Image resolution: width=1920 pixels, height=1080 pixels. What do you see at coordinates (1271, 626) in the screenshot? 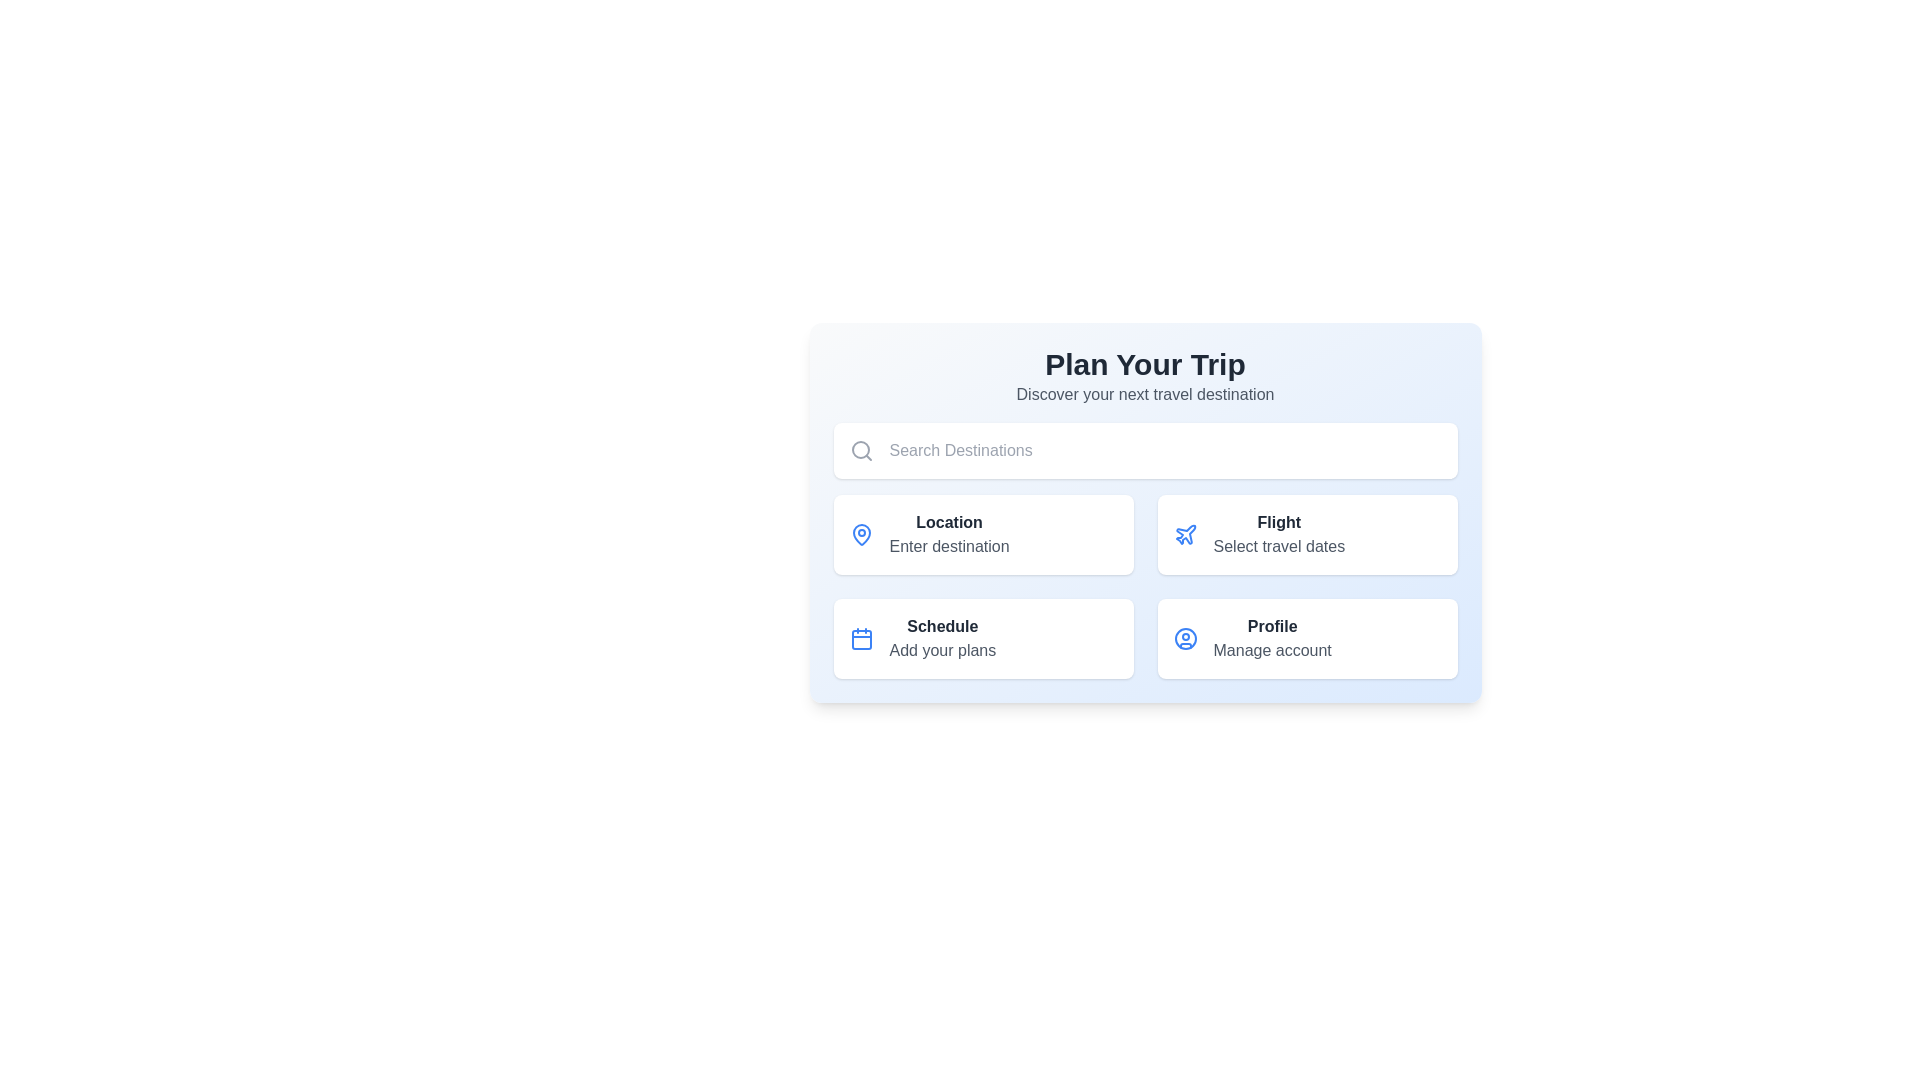
I see `the Text label that indicates the user's profile information or settings, positioned above the 'Manage account' text in the lower right quadrant of the main interface` at bounding box center [1271, 626].